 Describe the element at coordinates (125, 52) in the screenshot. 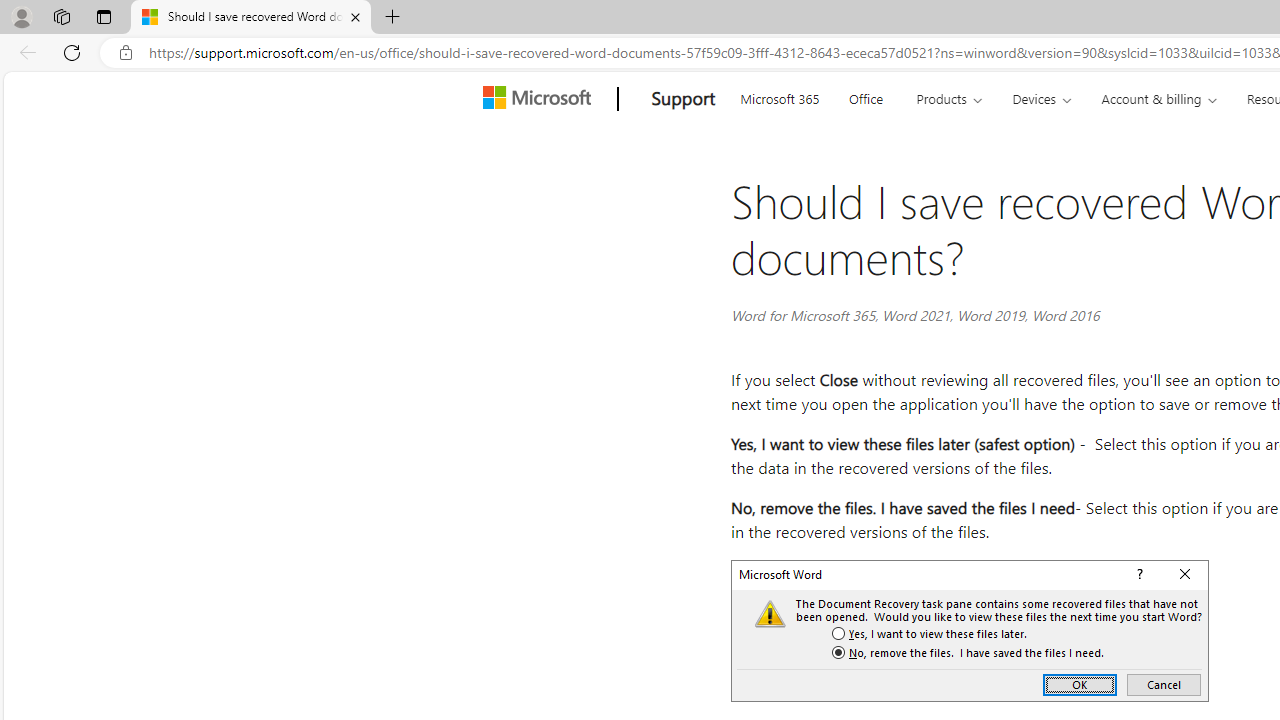

I see `'View site information'` at that location.